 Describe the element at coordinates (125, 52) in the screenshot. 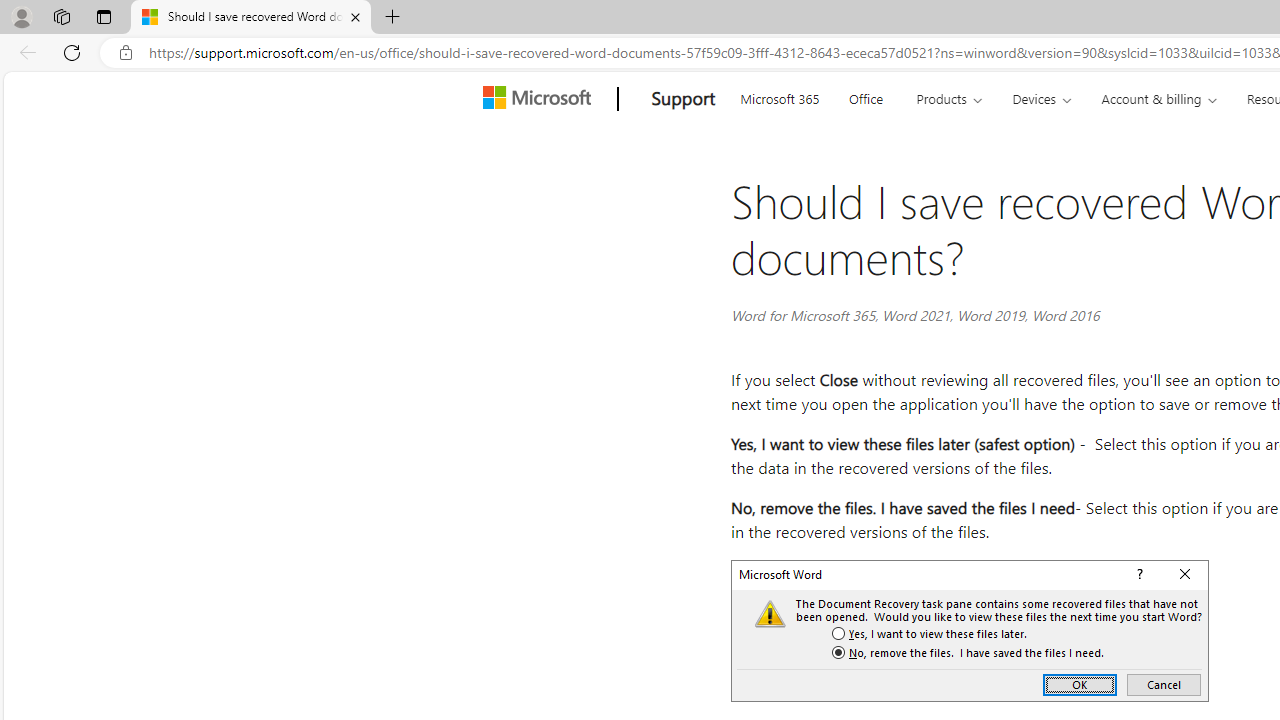

I see `'View site information'` at that location.